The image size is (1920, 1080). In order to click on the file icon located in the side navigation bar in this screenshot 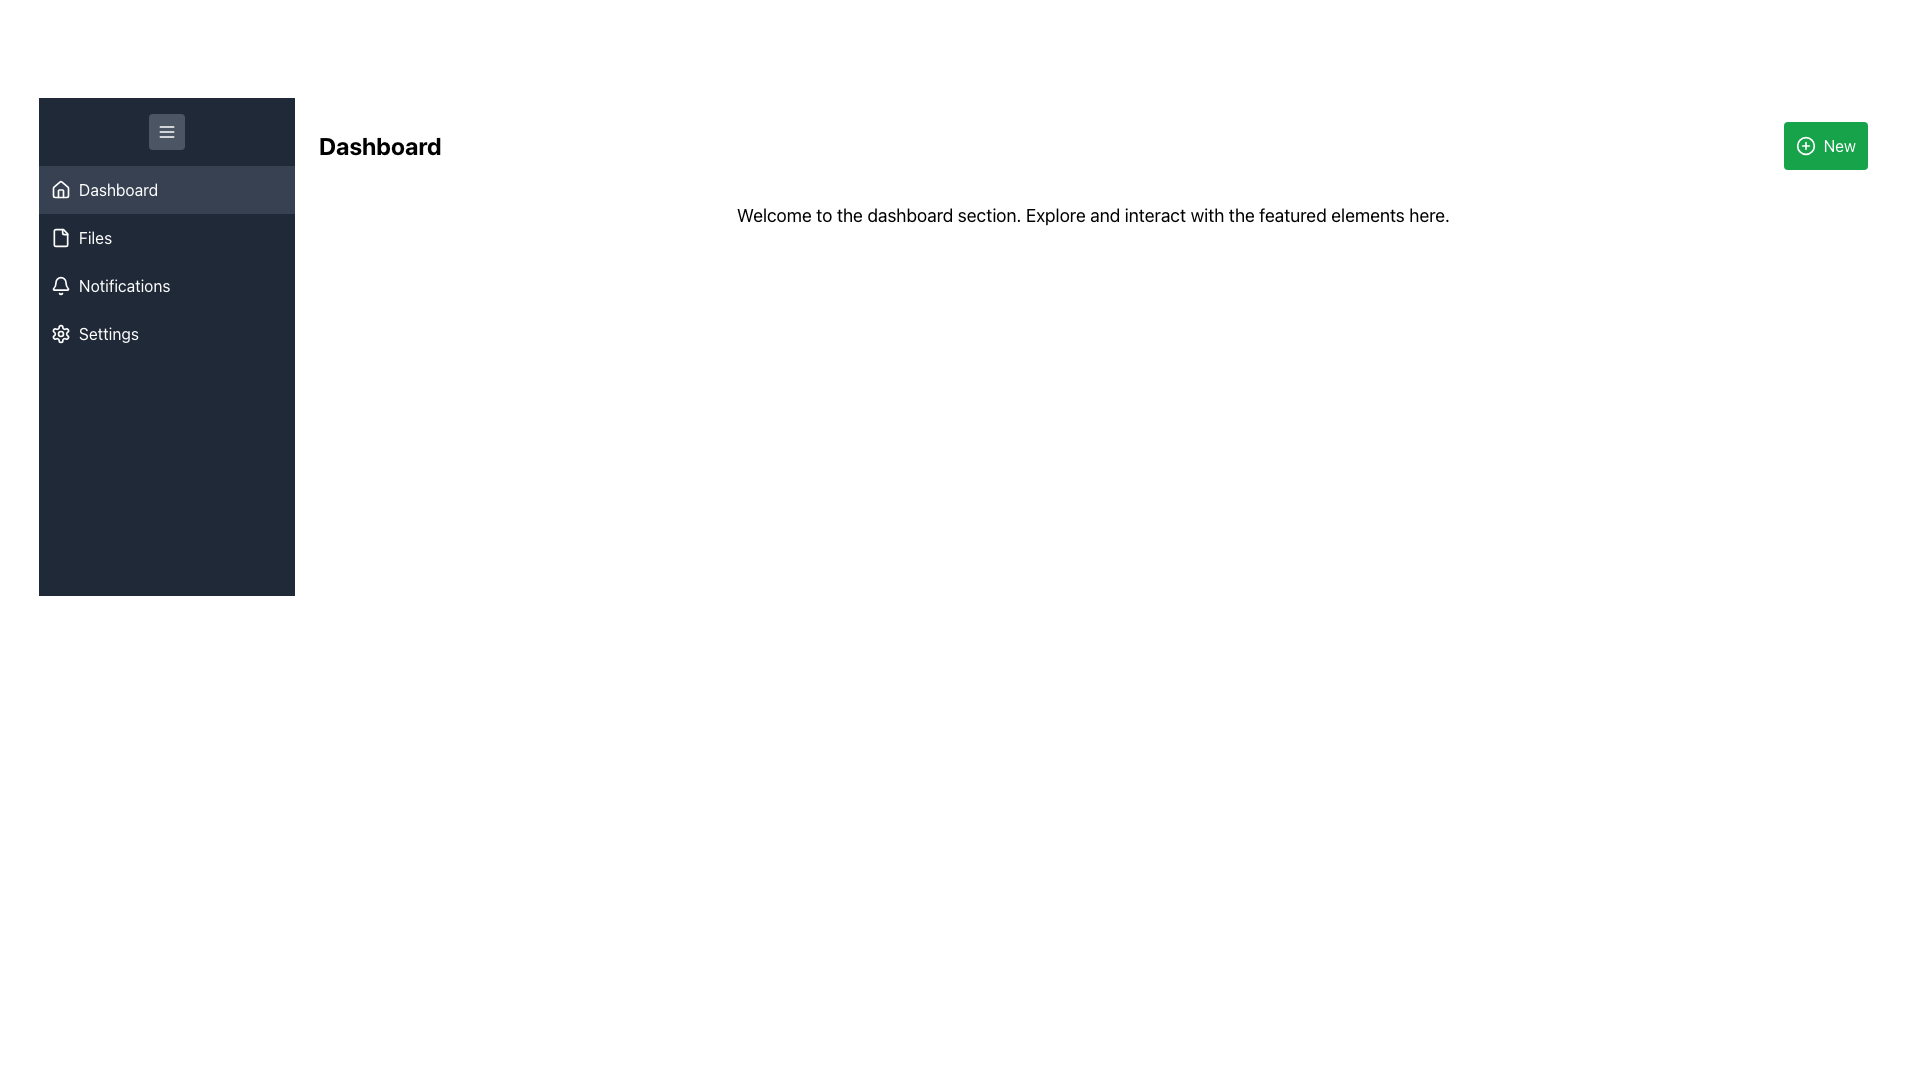, I will do `click(61, 237)`.